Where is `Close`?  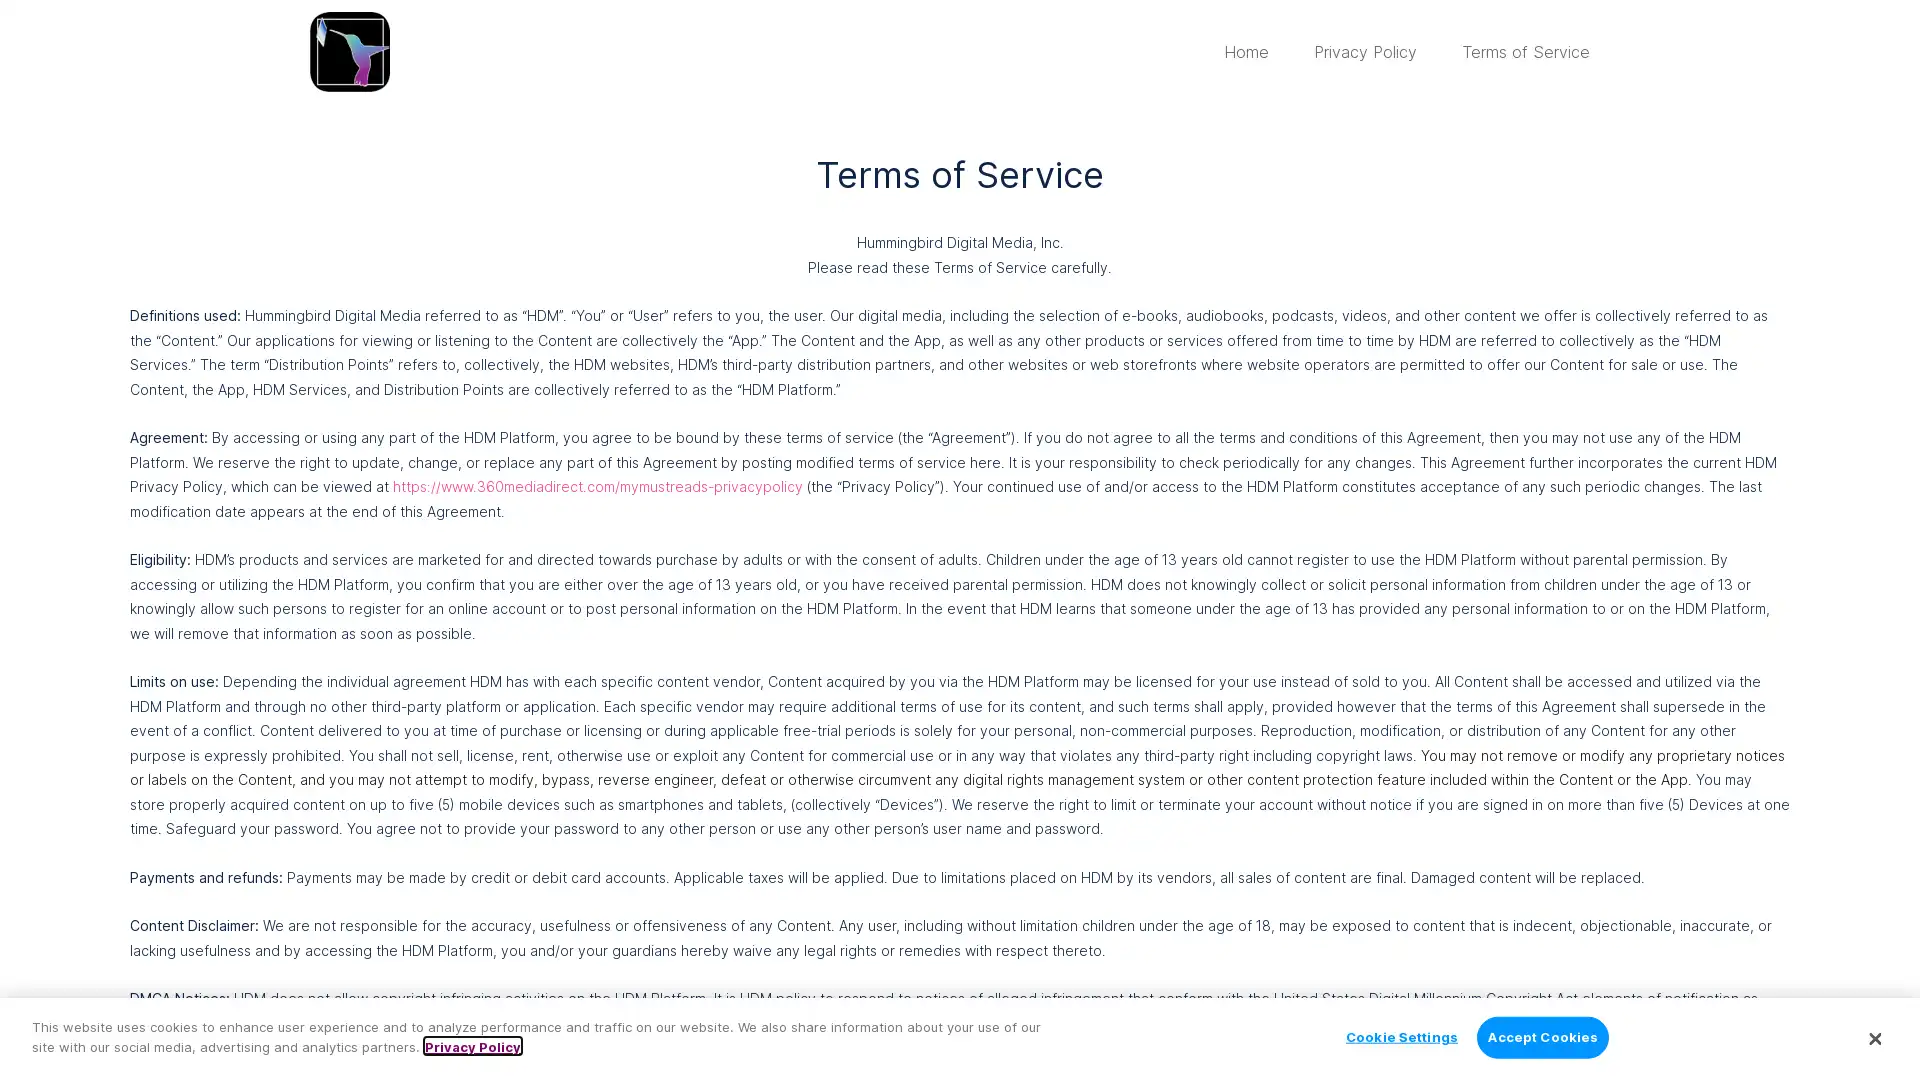
Close is located at coordinates (1873, 1036).